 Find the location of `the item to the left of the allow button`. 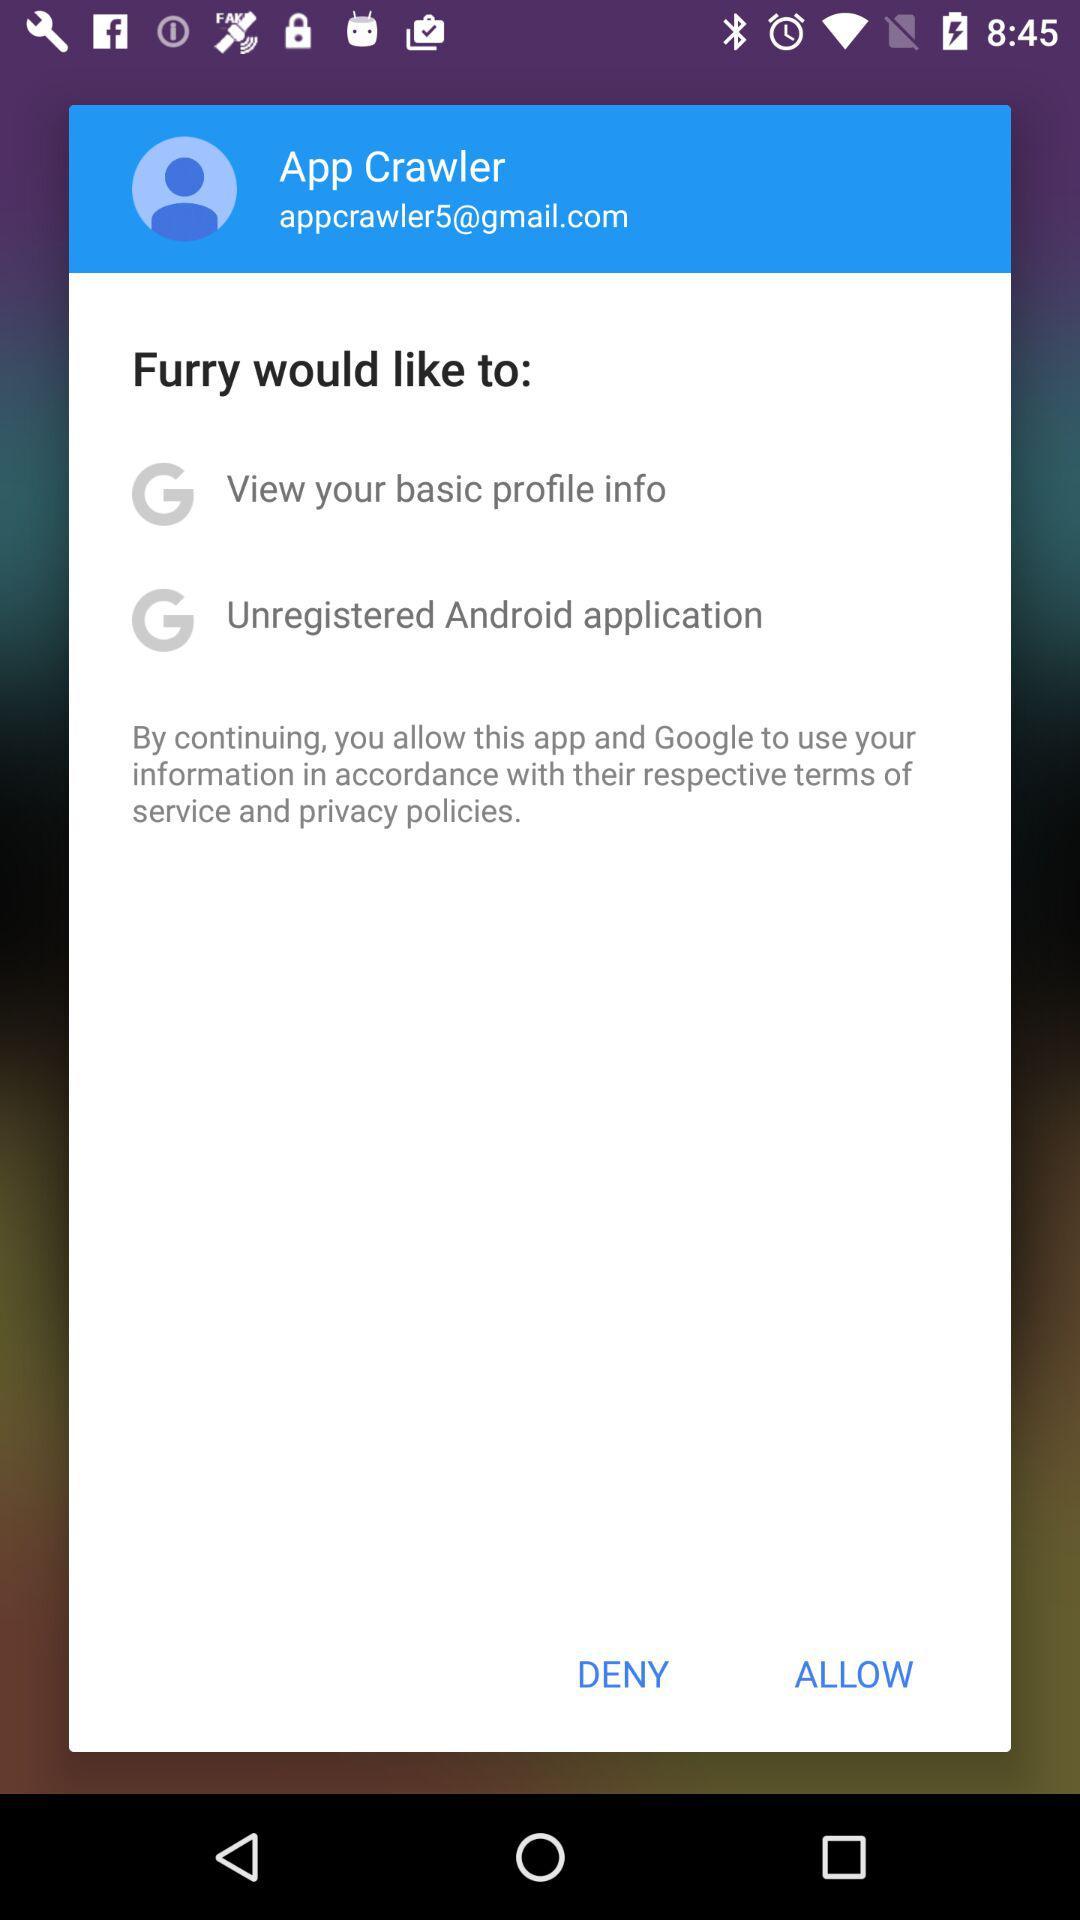

the item to the left of the allow button is located at coordinates (621, 1673).